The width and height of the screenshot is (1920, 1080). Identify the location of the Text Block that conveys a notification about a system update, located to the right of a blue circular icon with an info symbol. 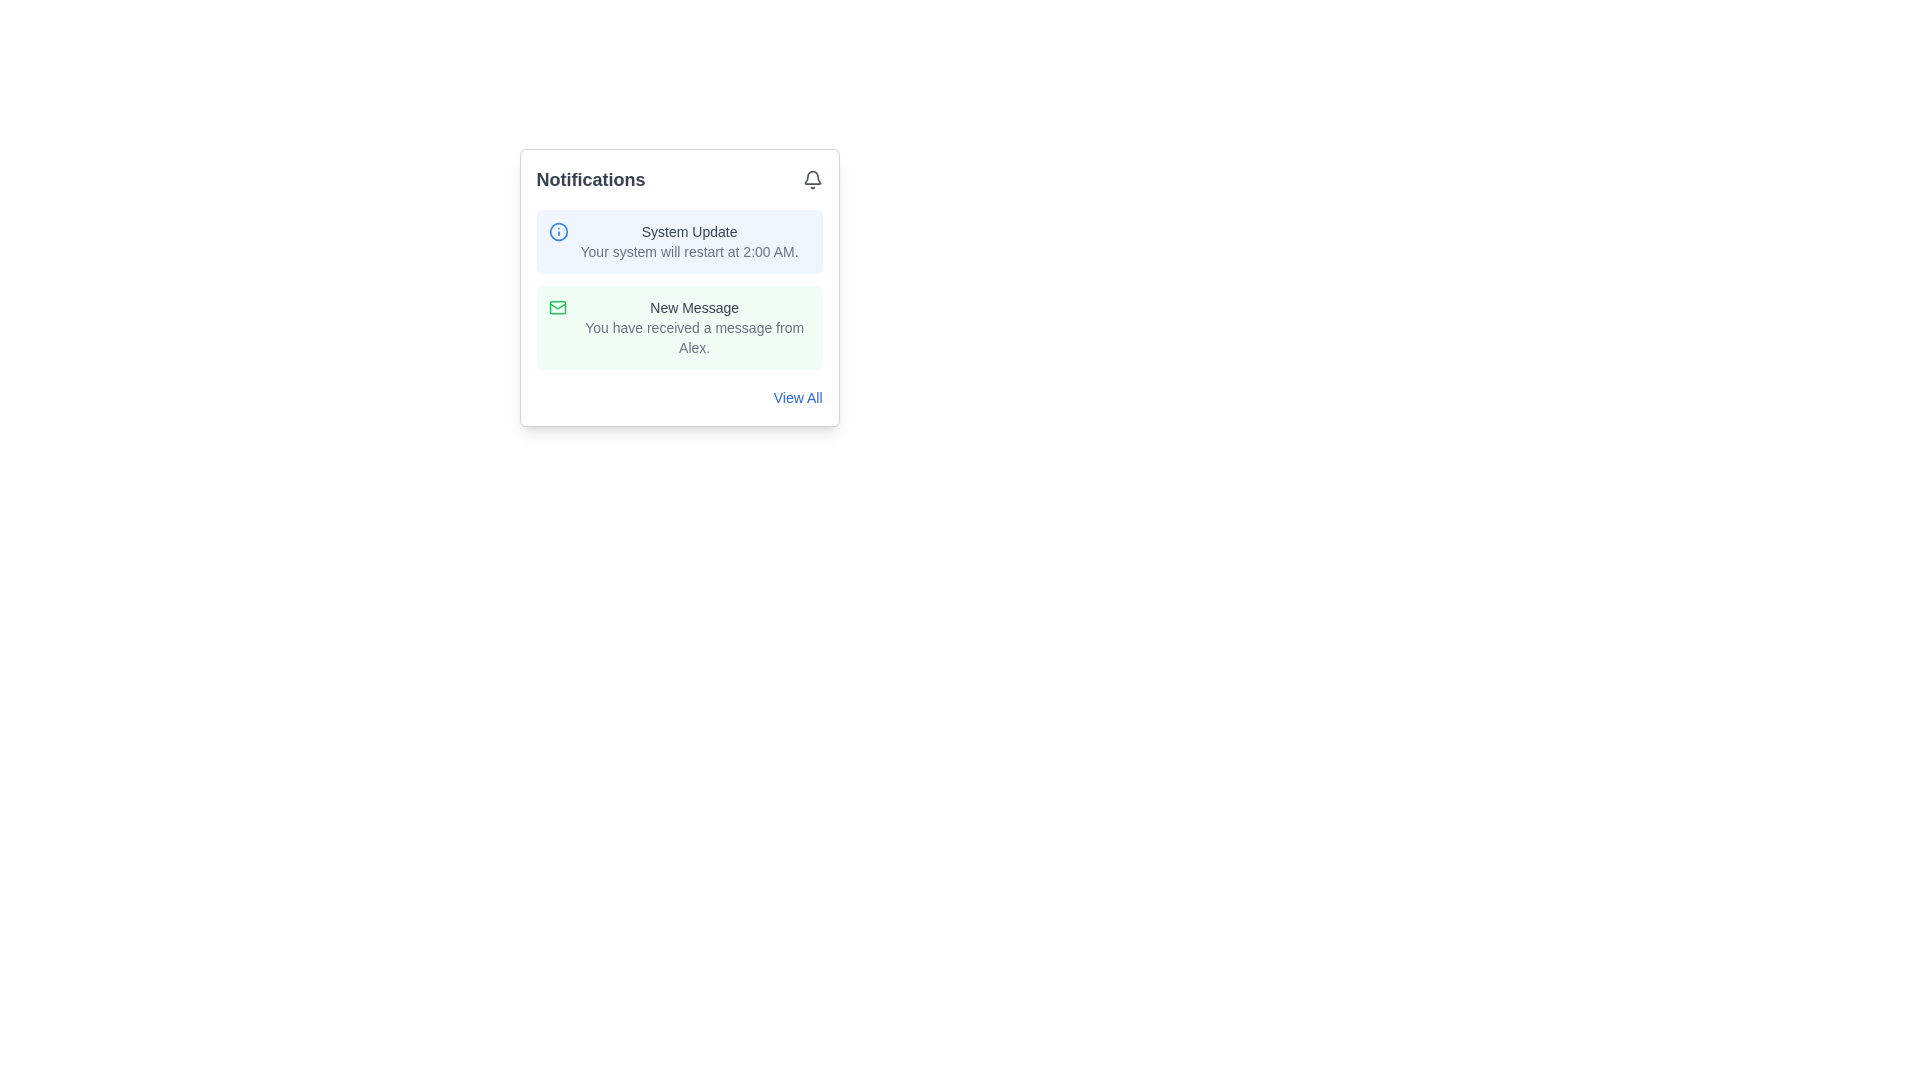
(689, 241).